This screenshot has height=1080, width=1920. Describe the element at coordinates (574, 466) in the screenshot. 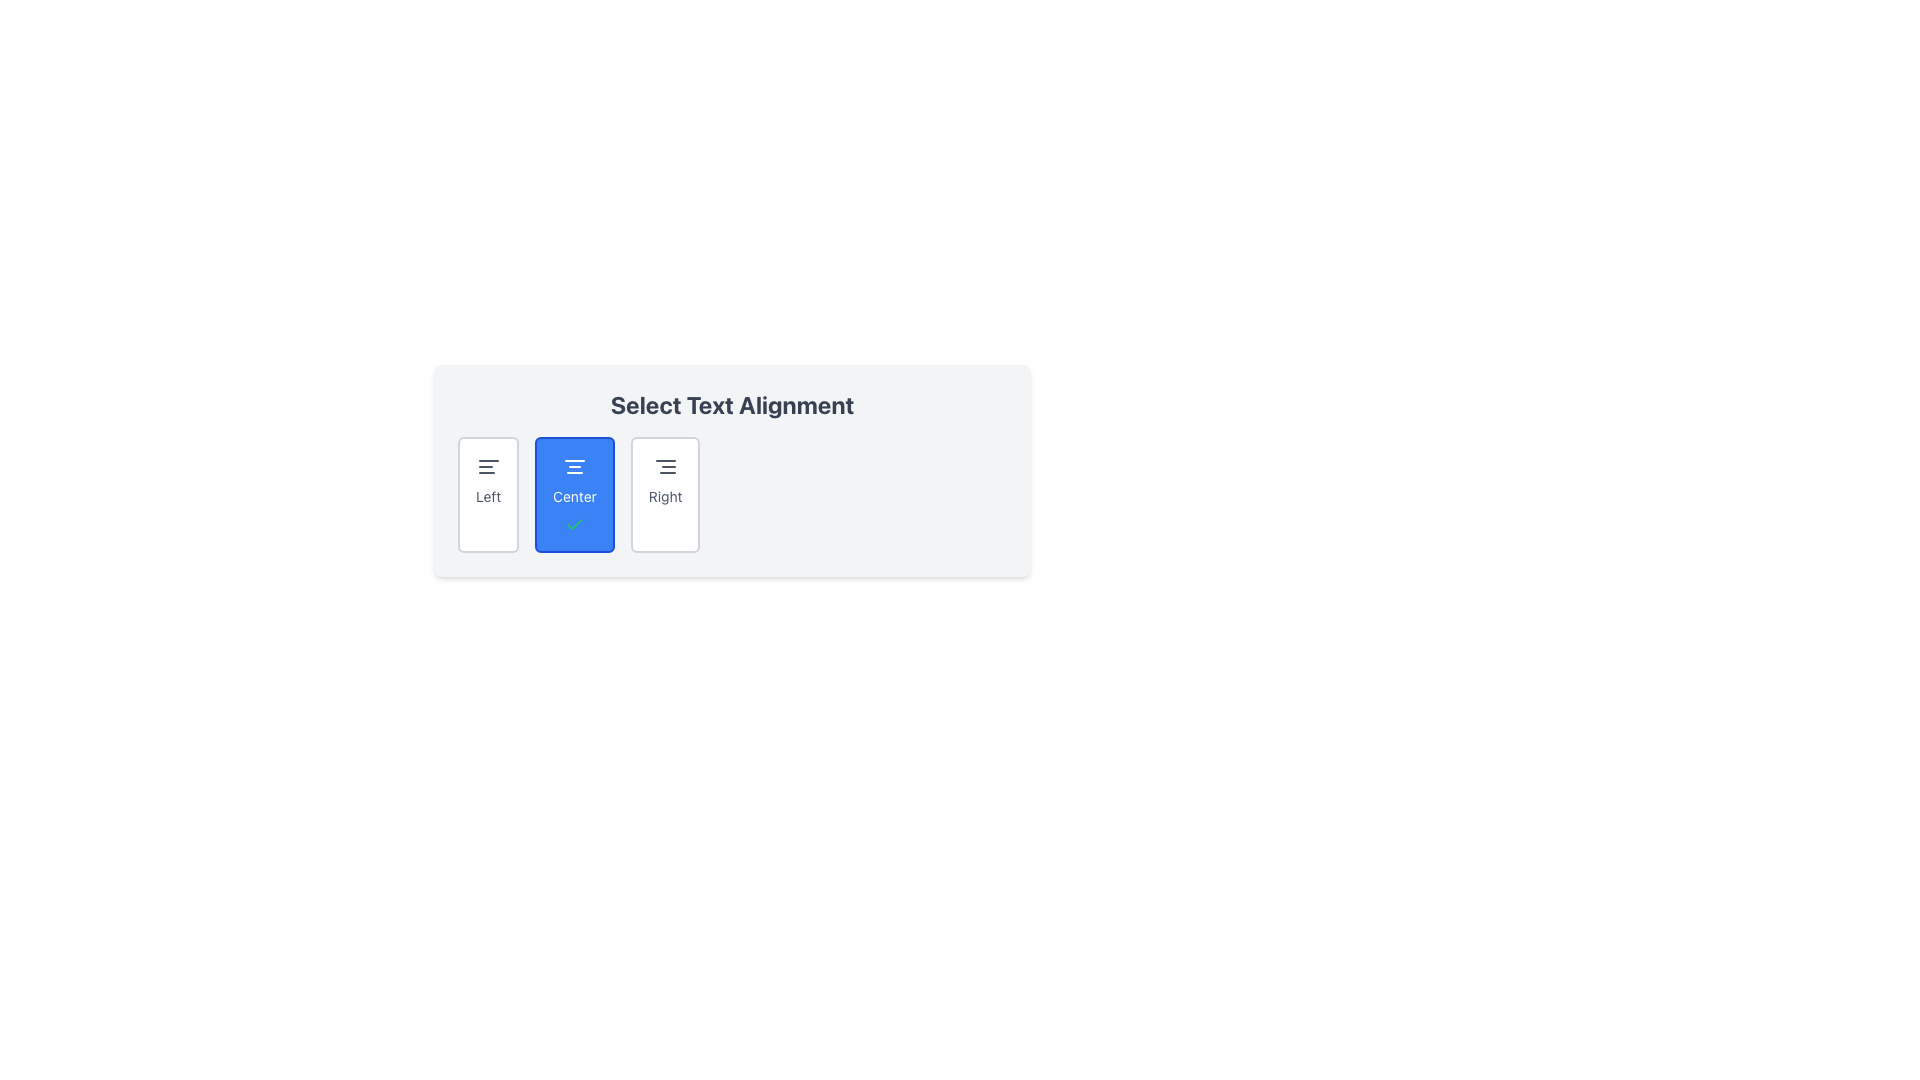

I see `the center alignment icon button, which is visually centered within a blue rounded rectangle and located in the middle of three alignment selection buttons below the 'Select Text Alignment' title` at that location.